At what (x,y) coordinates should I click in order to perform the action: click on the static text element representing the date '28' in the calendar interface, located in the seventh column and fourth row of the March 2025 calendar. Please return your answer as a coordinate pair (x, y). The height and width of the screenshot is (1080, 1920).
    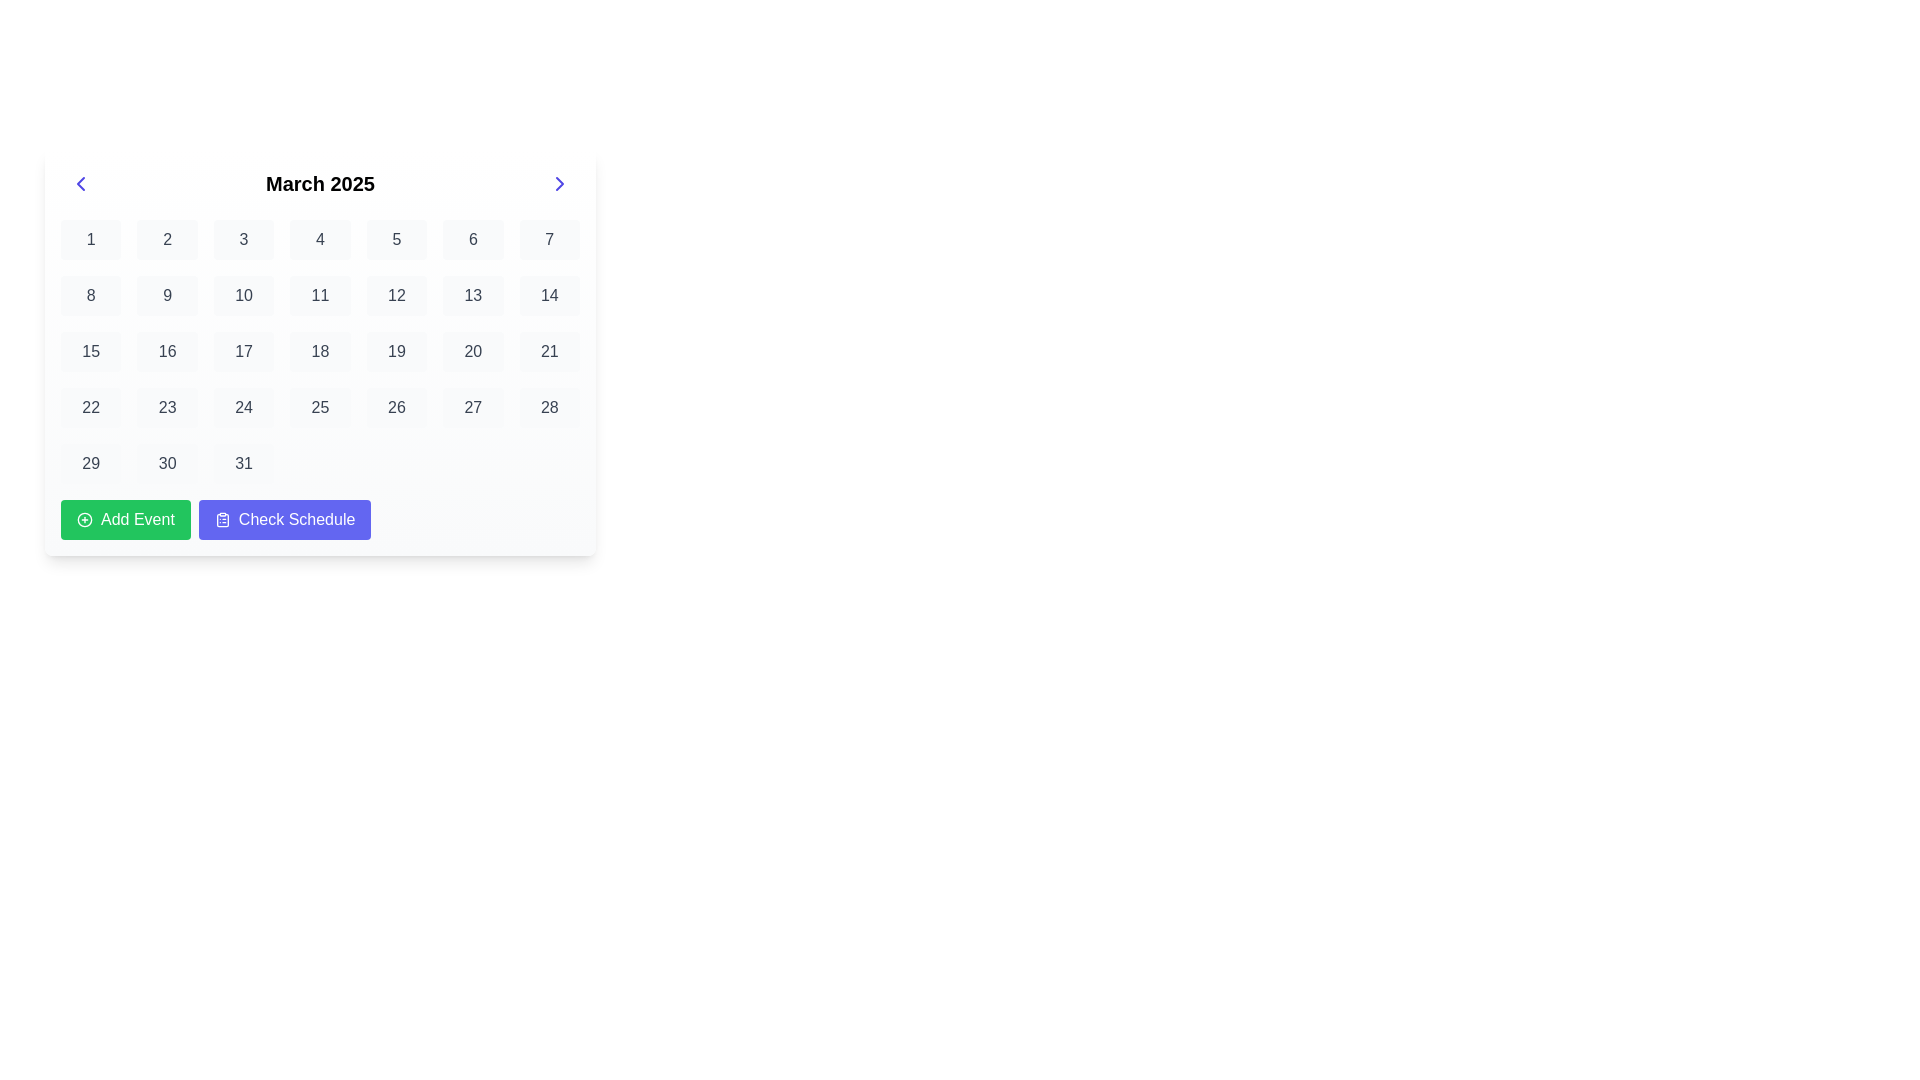
    Looking at the image, I should click on (549, 407).